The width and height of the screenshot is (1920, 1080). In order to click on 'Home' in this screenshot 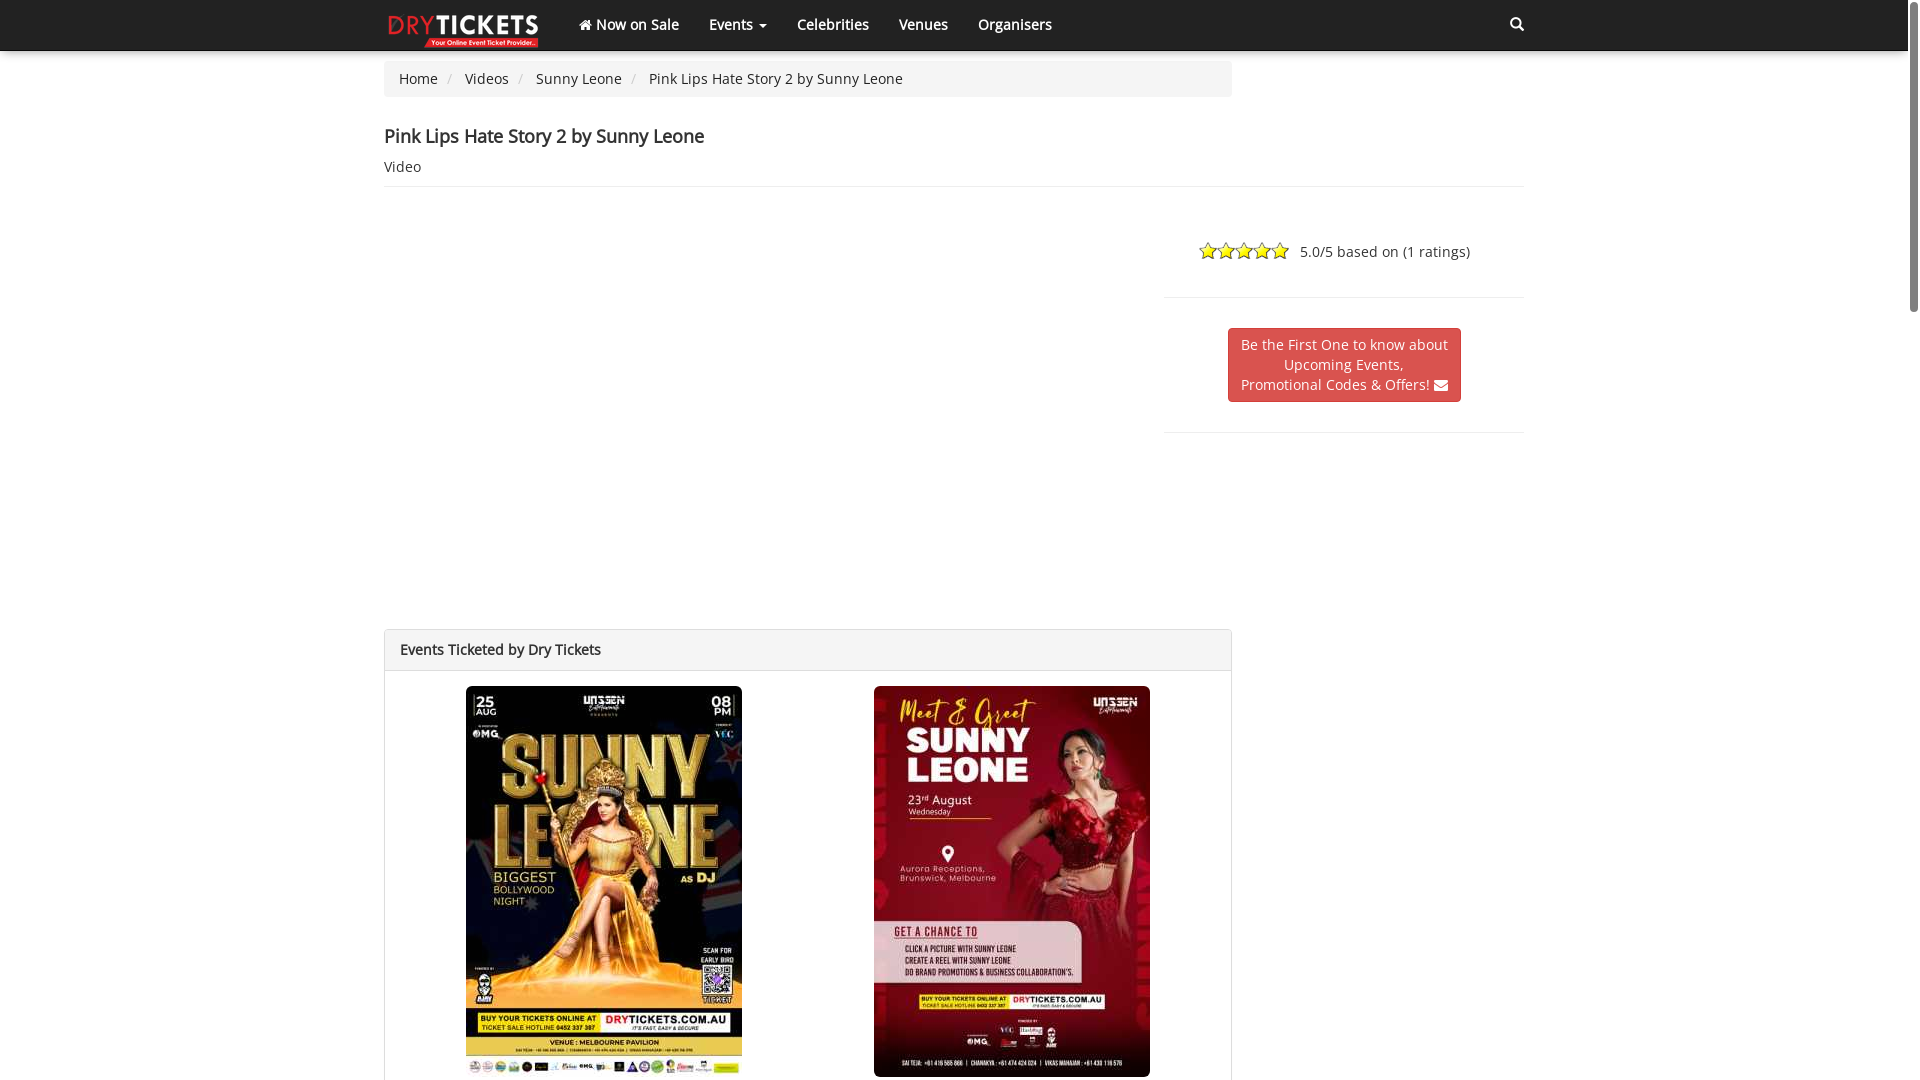, I will do `click(398, 77)`.